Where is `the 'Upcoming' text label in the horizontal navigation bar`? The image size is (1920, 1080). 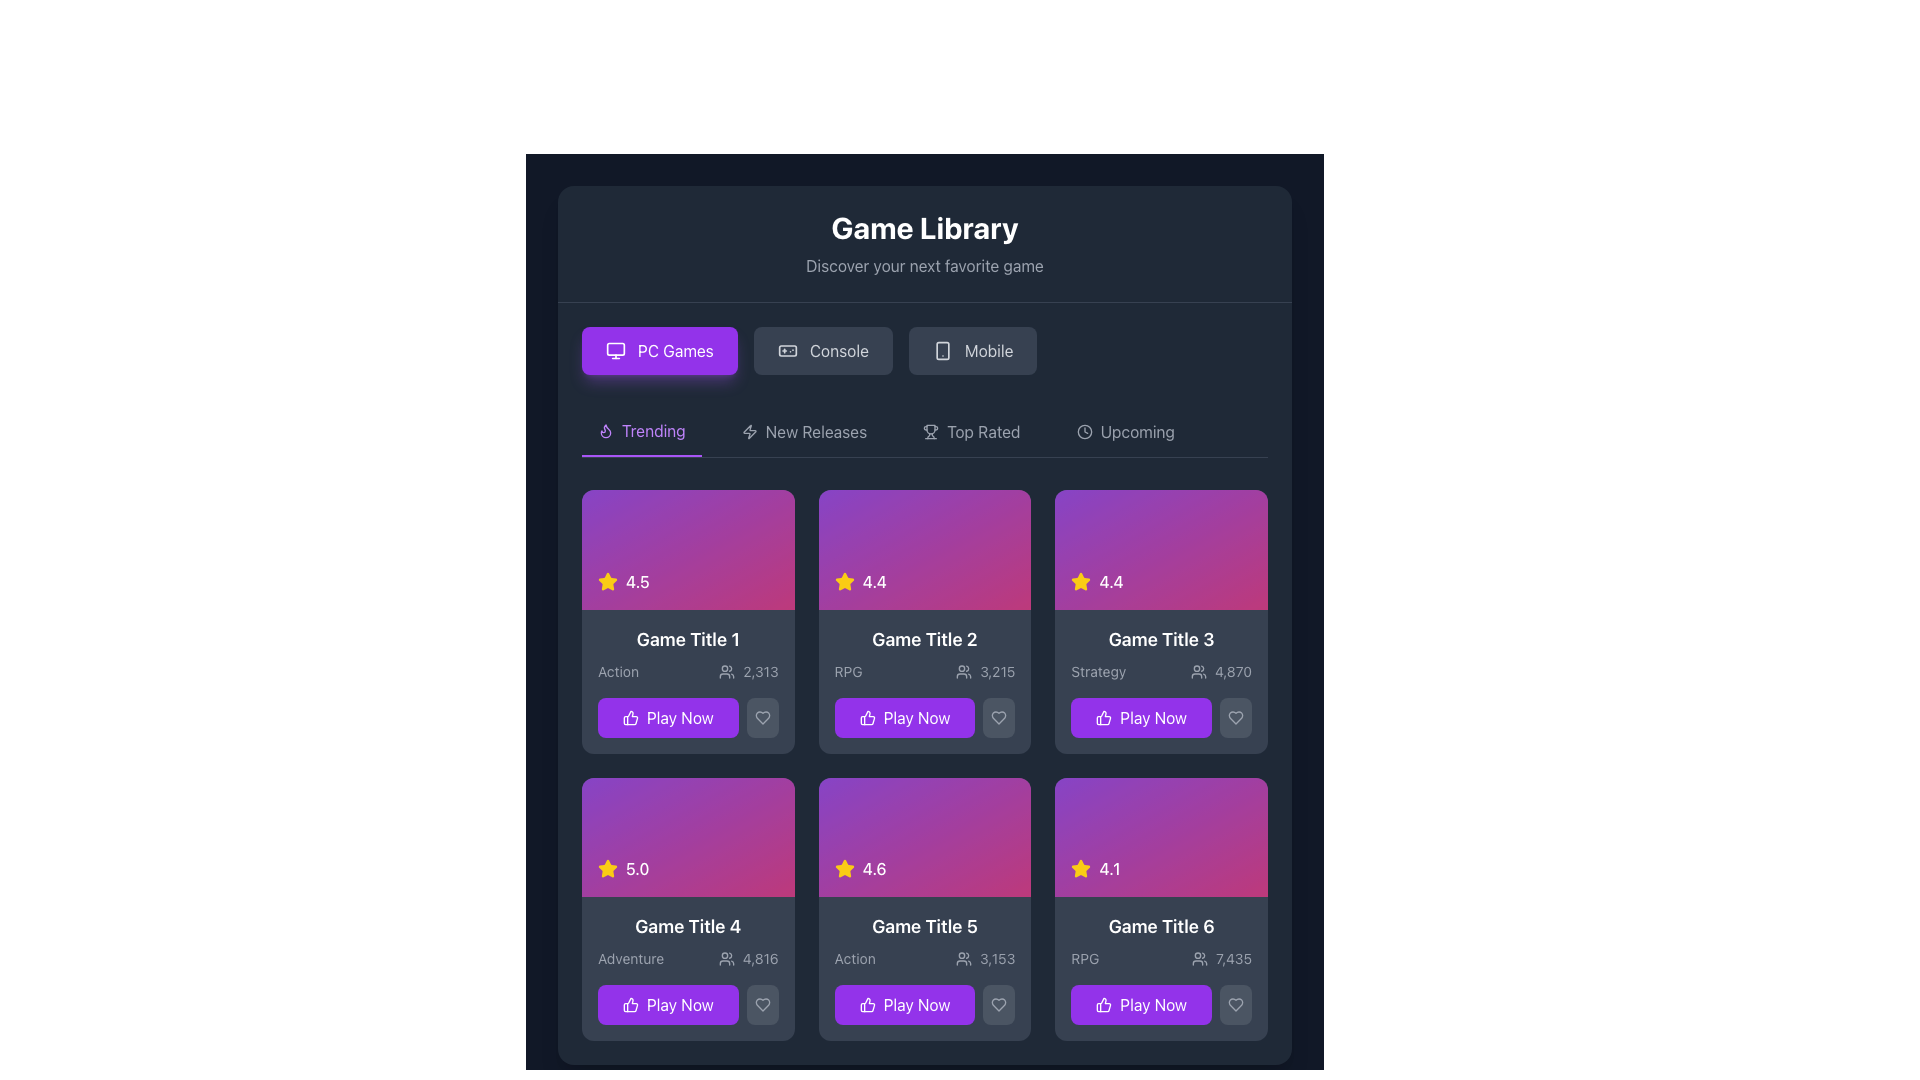
the 'Upcoming' text label in the horizontal navigation bar is located at coordinates (1137, 431).